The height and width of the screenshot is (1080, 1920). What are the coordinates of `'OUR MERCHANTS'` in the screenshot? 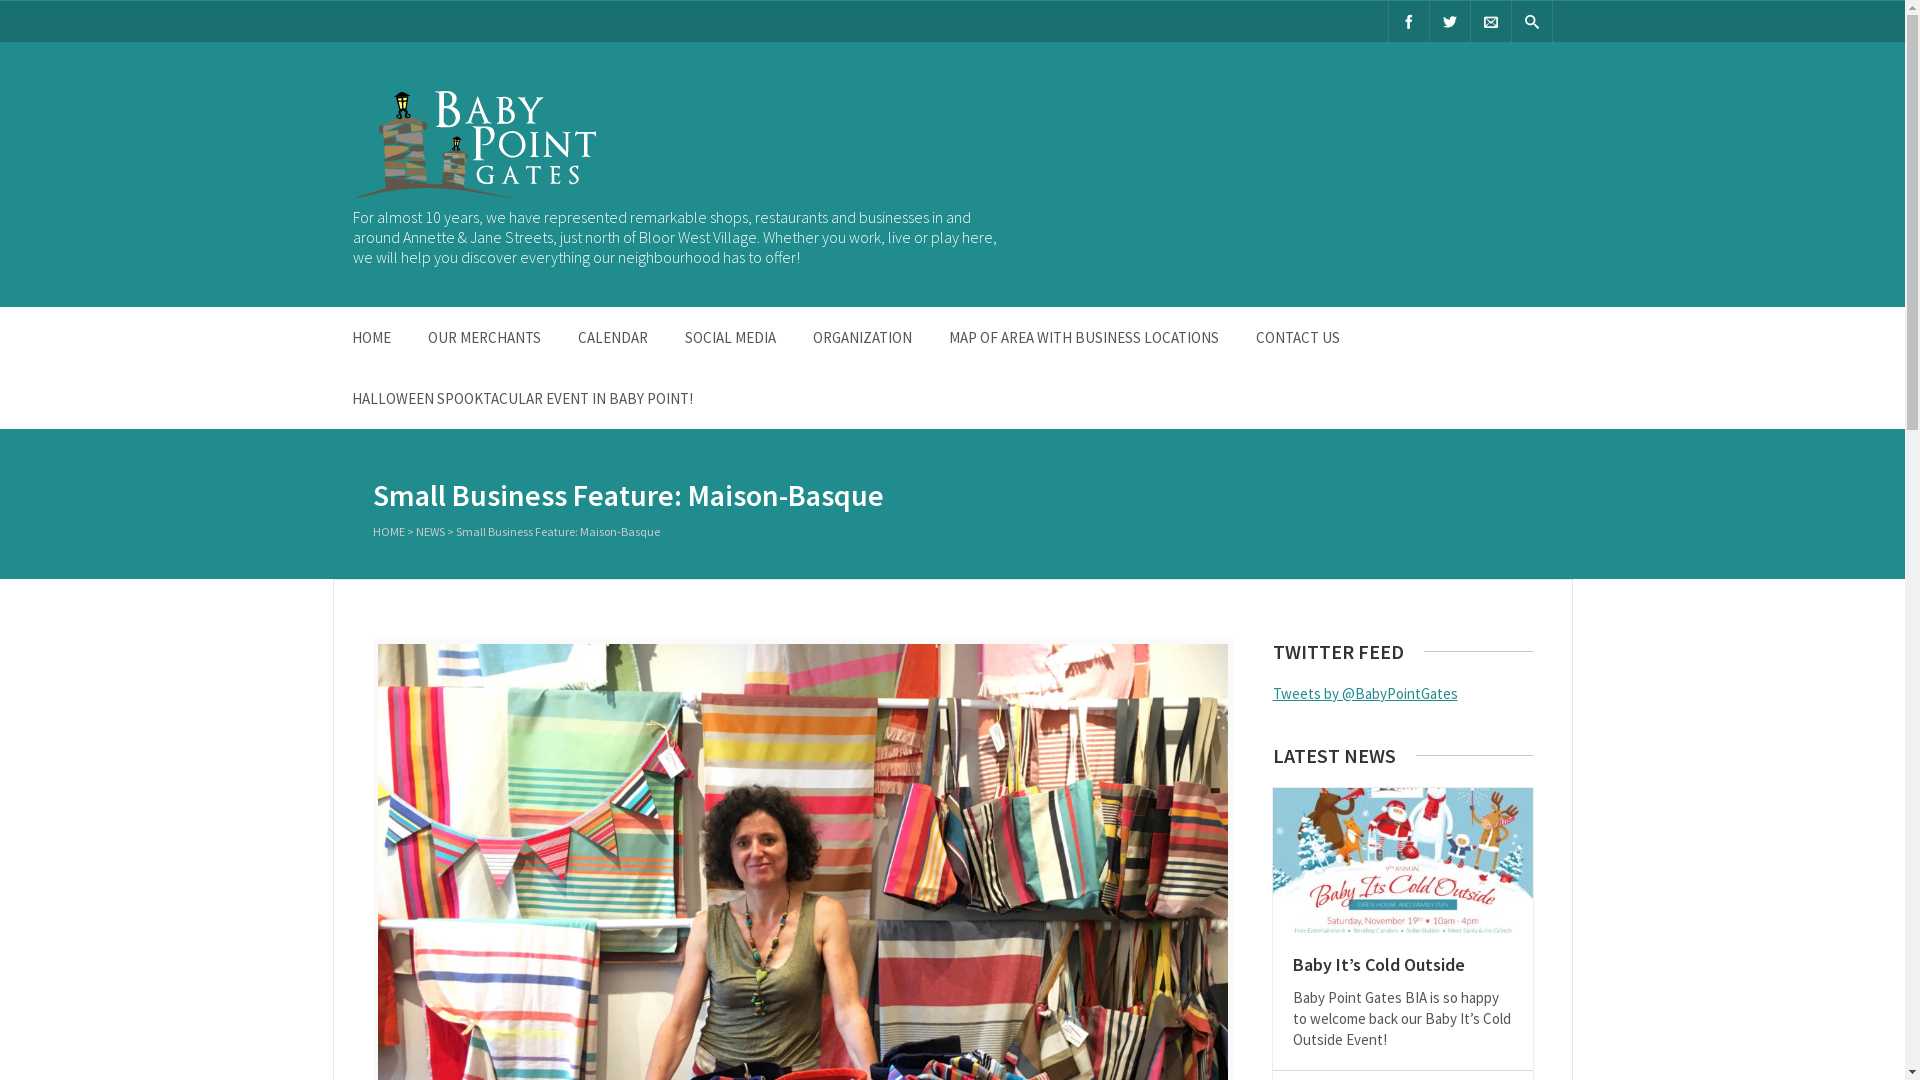 It's located at (483, 336).